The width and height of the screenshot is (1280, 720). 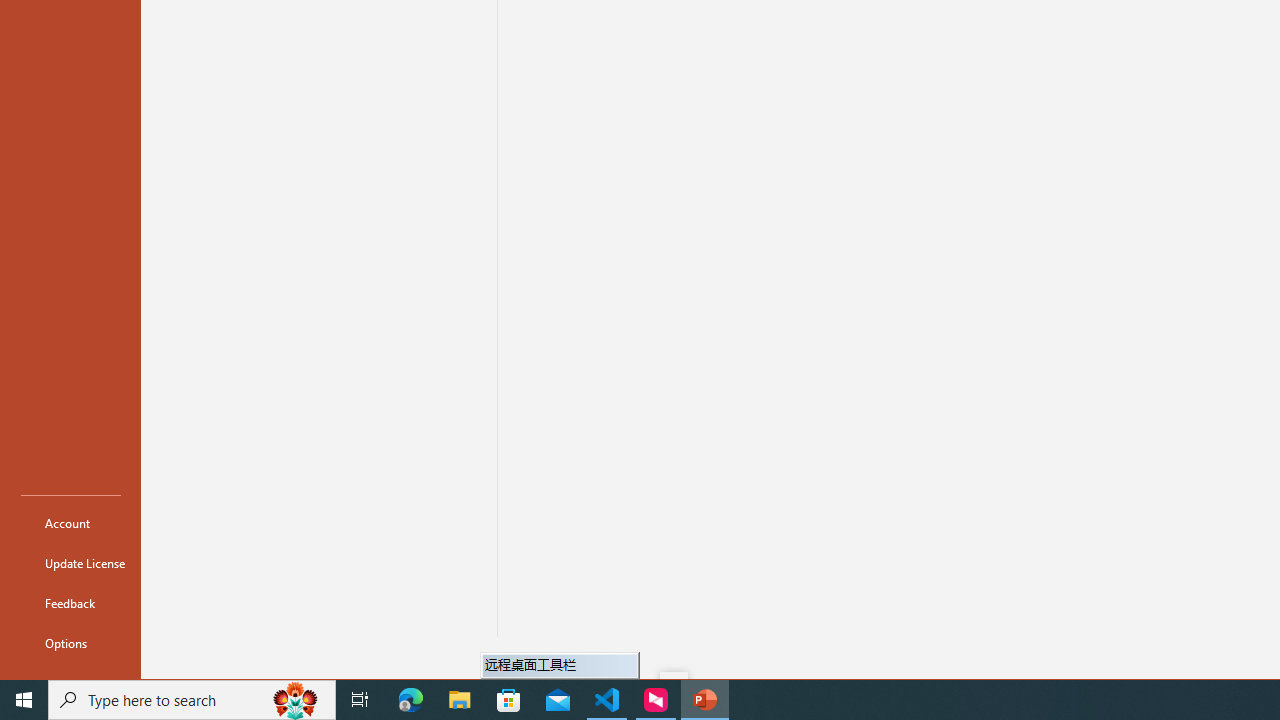 I want to click on 'Microsoft Store', so click(x=509, y=698).